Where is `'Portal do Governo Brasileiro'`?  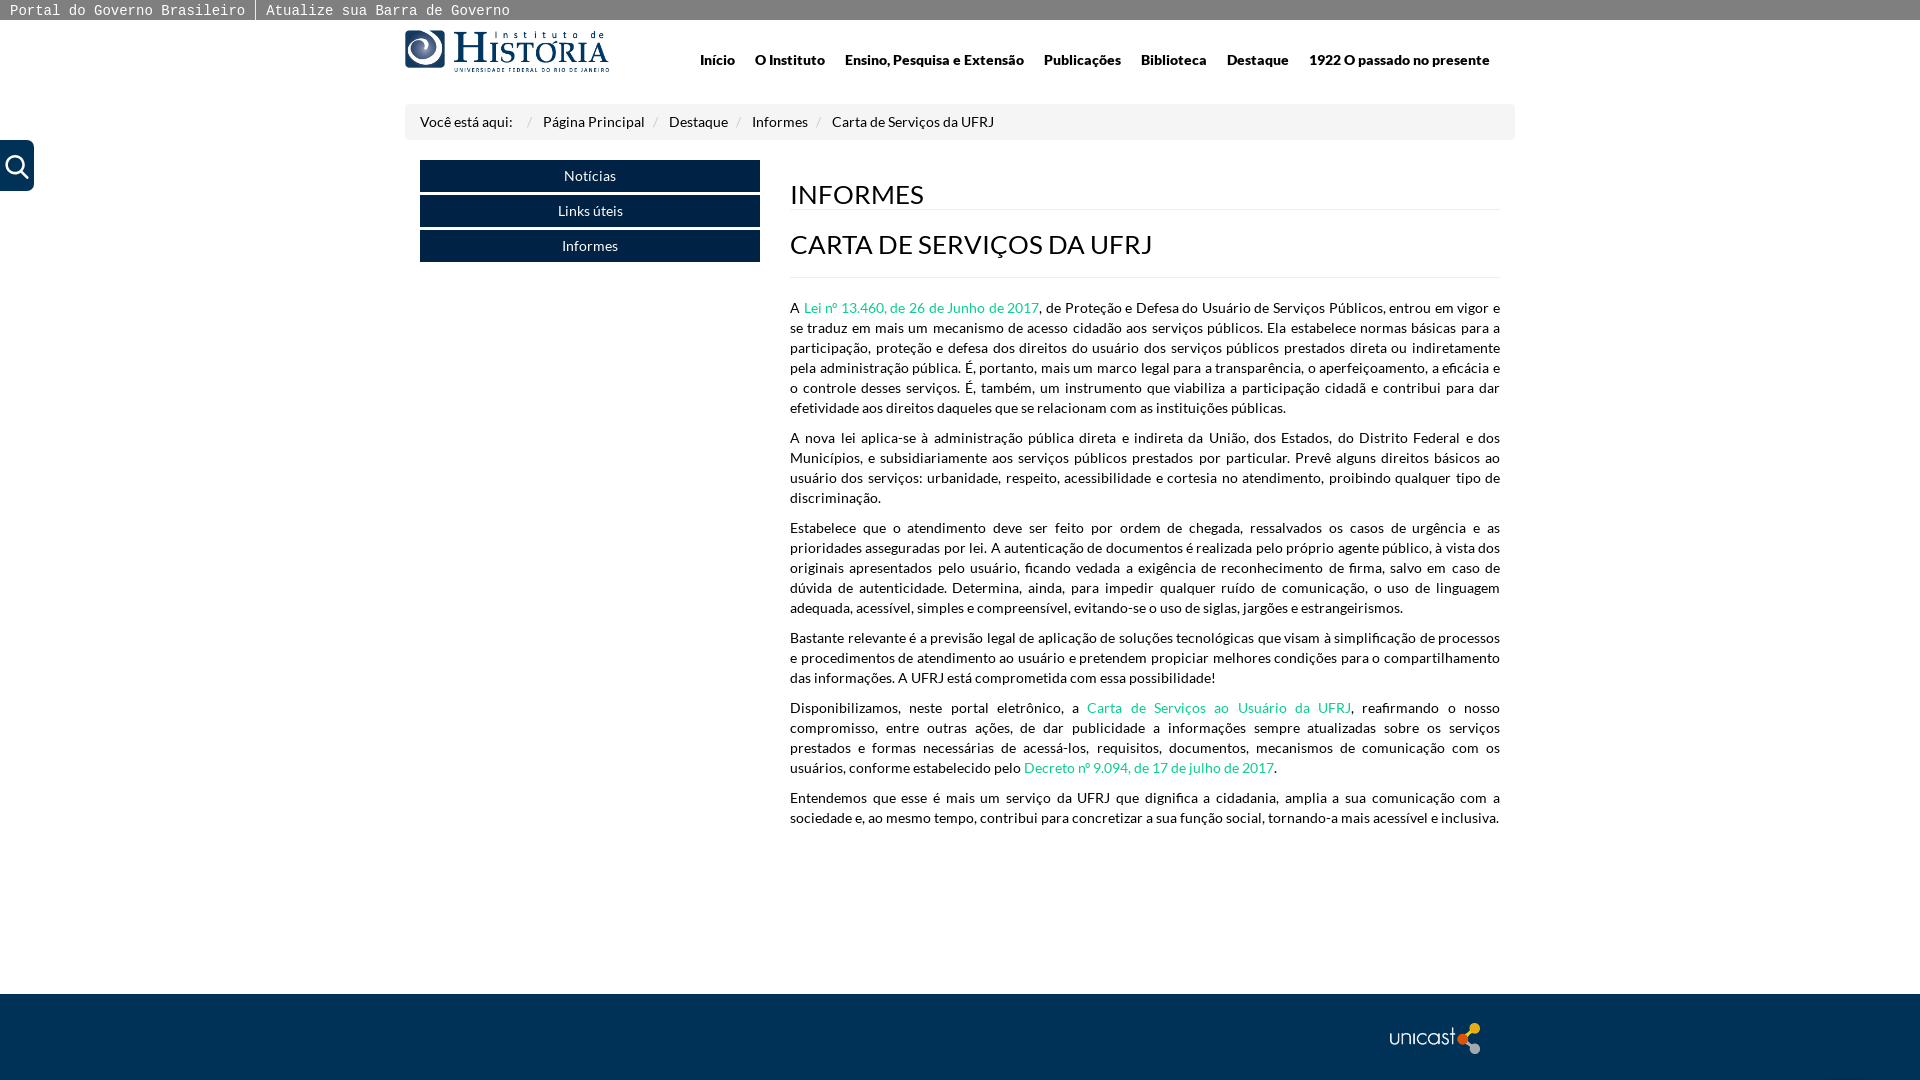
'Portal do Governo Brasileiro' is located at coordinates (126, 11).